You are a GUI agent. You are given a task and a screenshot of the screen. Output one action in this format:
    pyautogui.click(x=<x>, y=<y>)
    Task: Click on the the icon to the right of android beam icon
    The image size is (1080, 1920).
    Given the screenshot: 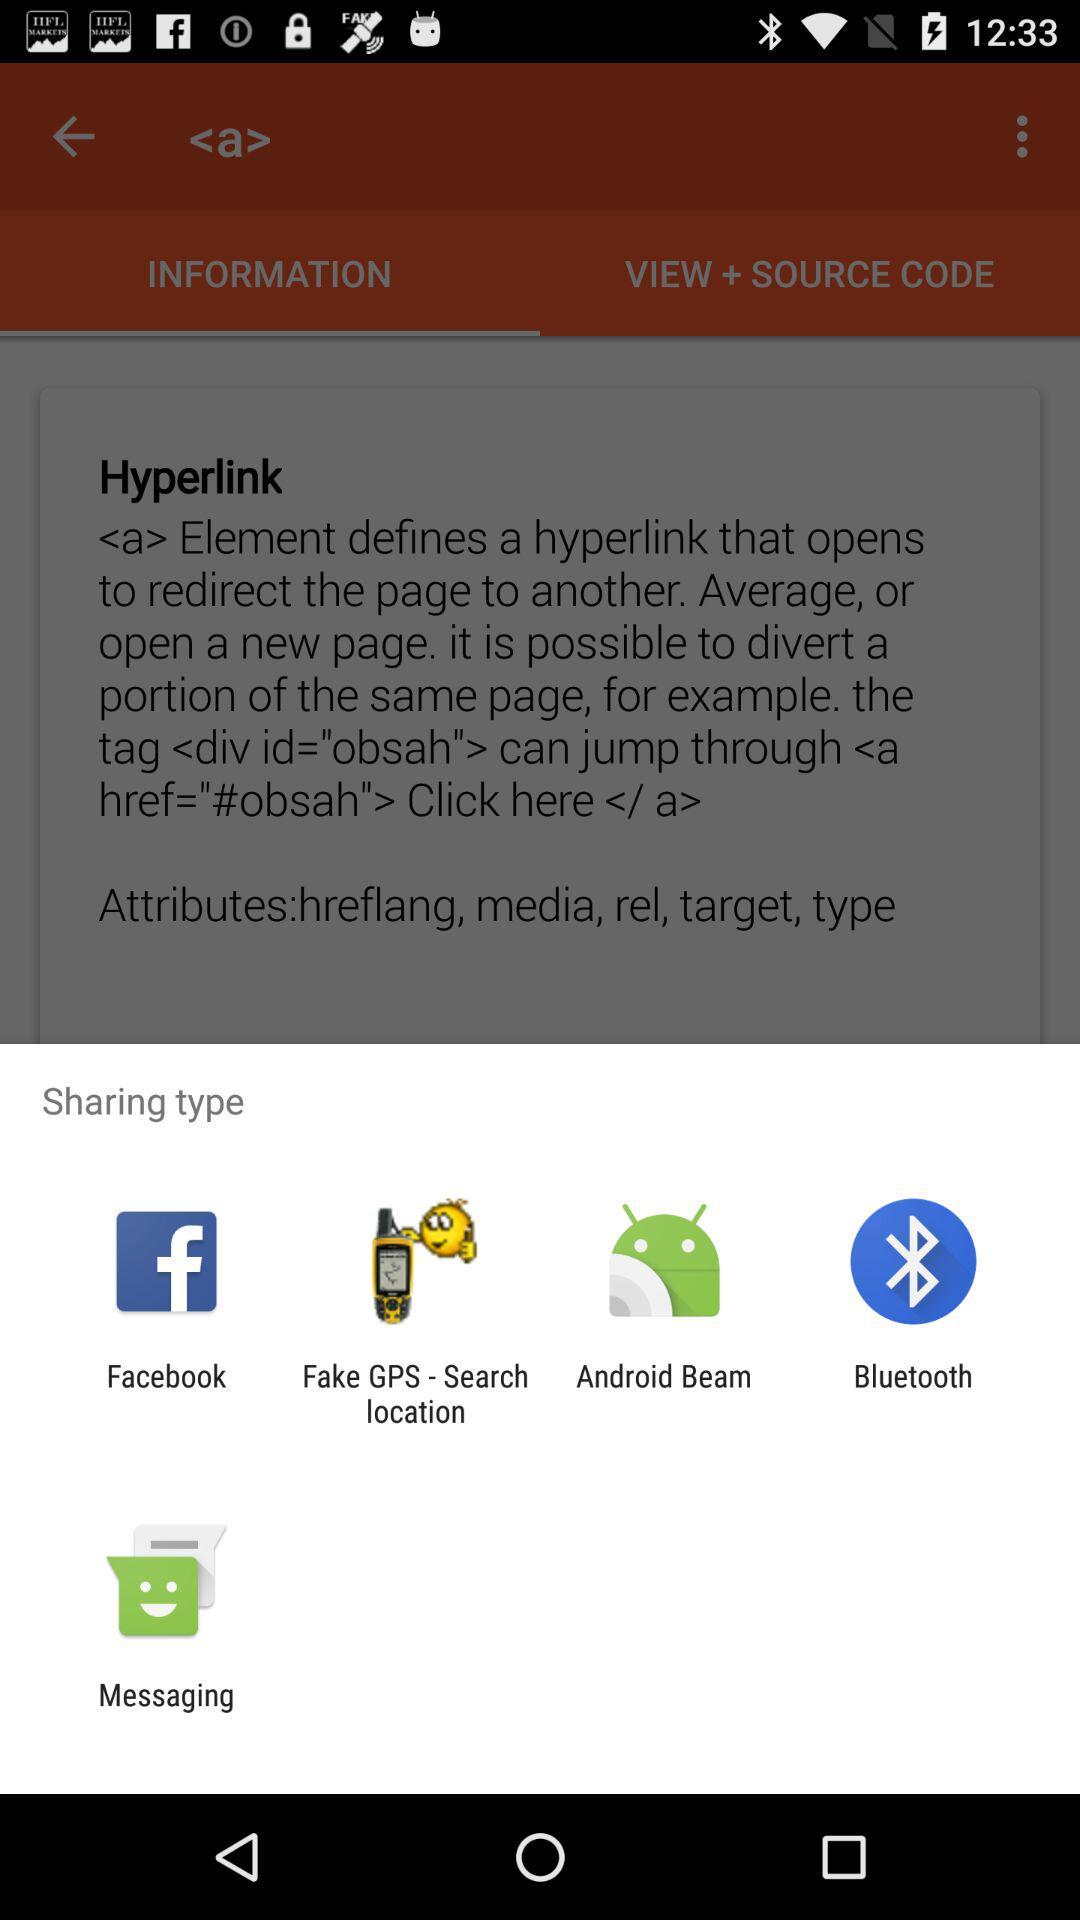 What is the action you would take?
    pyautogui.click(x=913, y=1392)
    